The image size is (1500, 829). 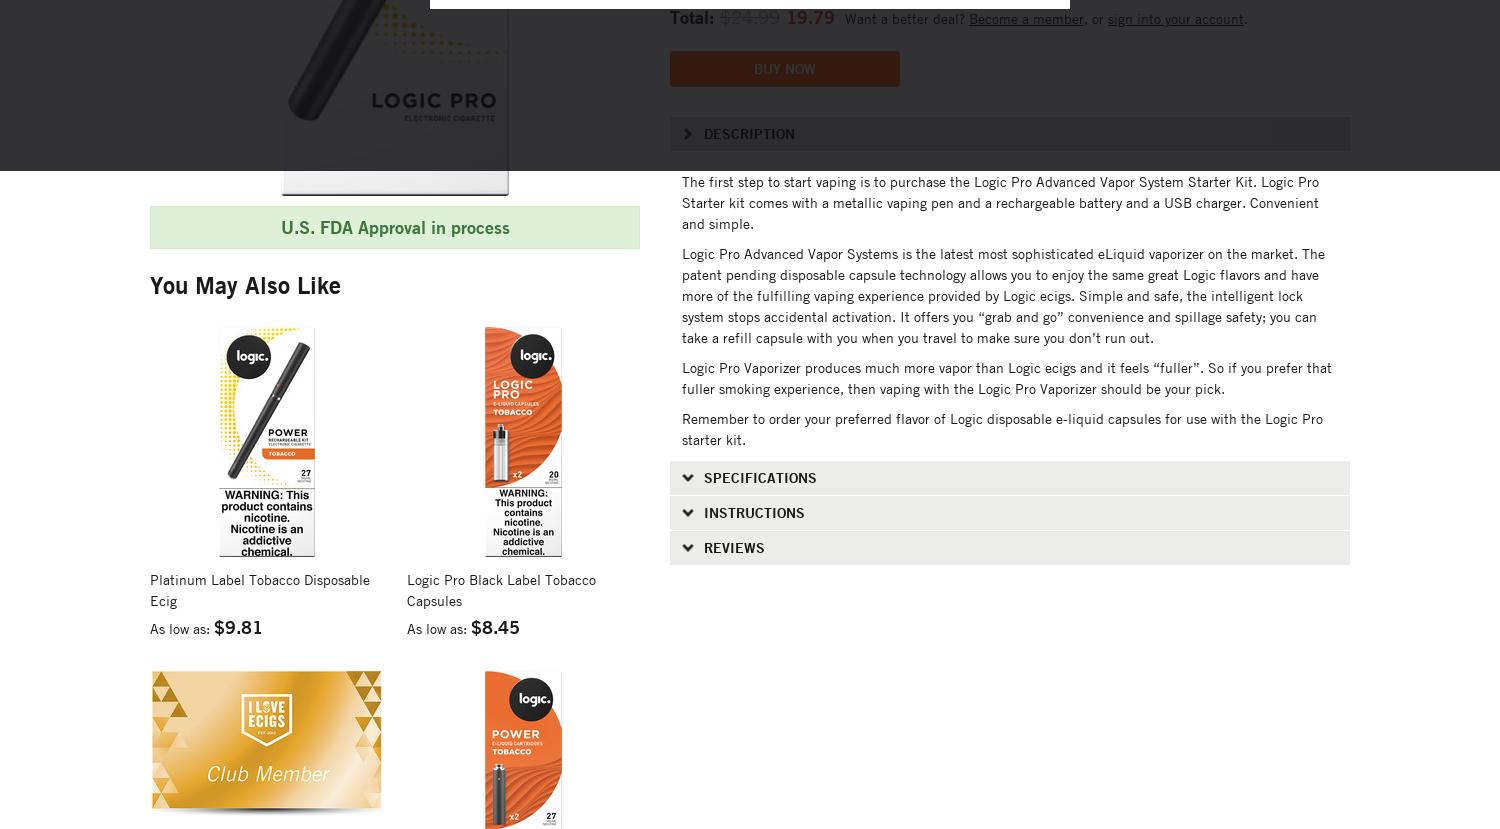 What do you see at coordinates (1003, 294) in the screenshot?
I see `'Logic Pro Advanced Vapor Systems is the latest most sophisticated eLiquid vaporizer on the market. The patent pending disposable capsule technology allows you to enjoy the same great Logic flavors and have more of the fulfilling vaping experience provided by Logic ecigs. Simple and safe, the intelligent lock system stops accidental activation. It offers you “grab and go” convenience and spillage safety; you can take a refill capsule with you when you travel to make sure you don’t run out.'` at bounding box center [1003, 294].